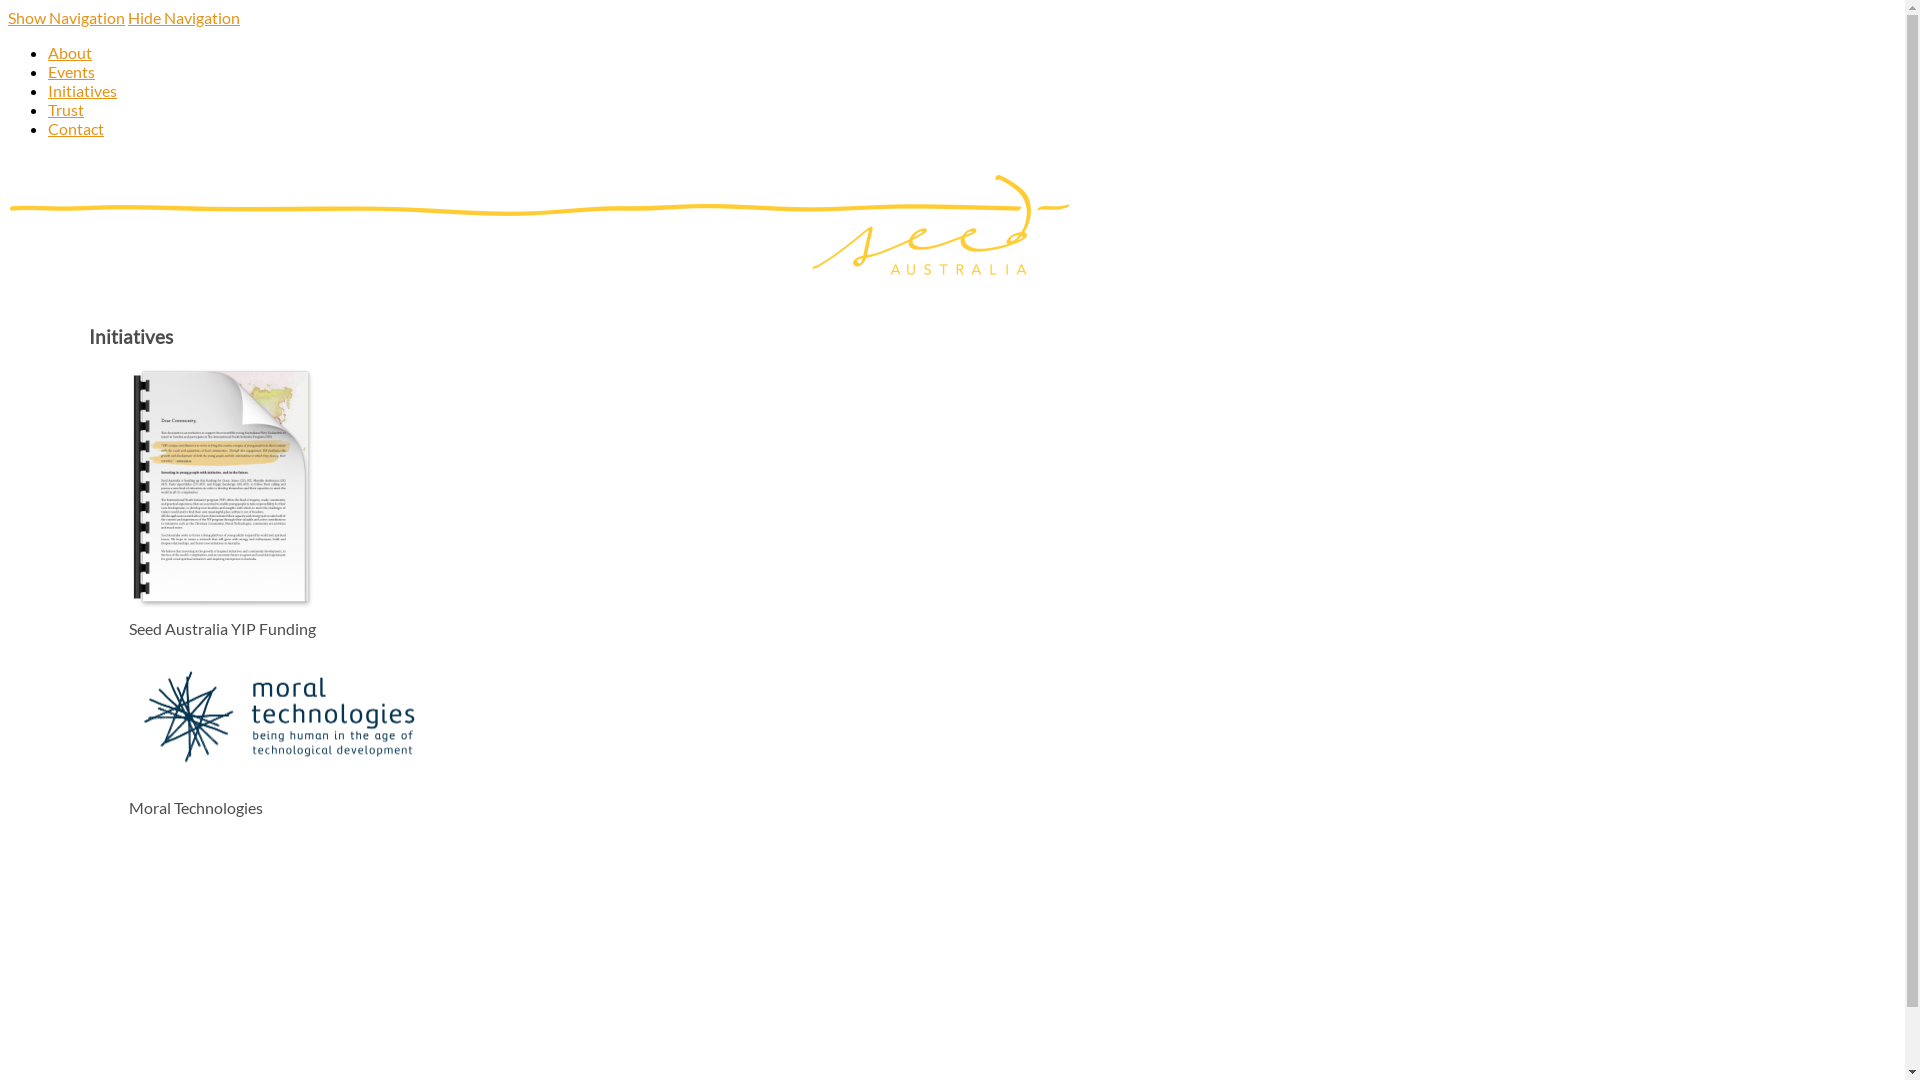 The width and height of the screenshot is (1920, 1080). What do you see at coordinates (48, 70) in the screenshot?
I see `'Events'` at bounding box center [48, 70].